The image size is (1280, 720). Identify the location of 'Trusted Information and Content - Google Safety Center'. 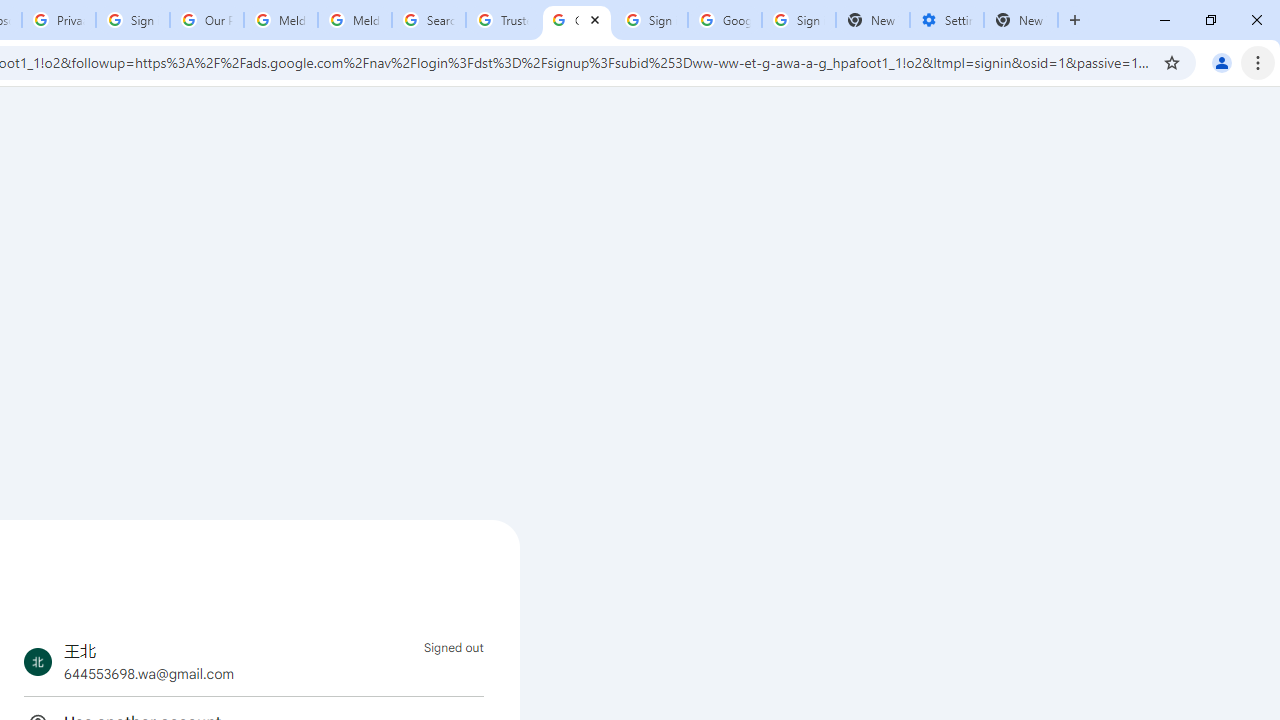
(503, 20).